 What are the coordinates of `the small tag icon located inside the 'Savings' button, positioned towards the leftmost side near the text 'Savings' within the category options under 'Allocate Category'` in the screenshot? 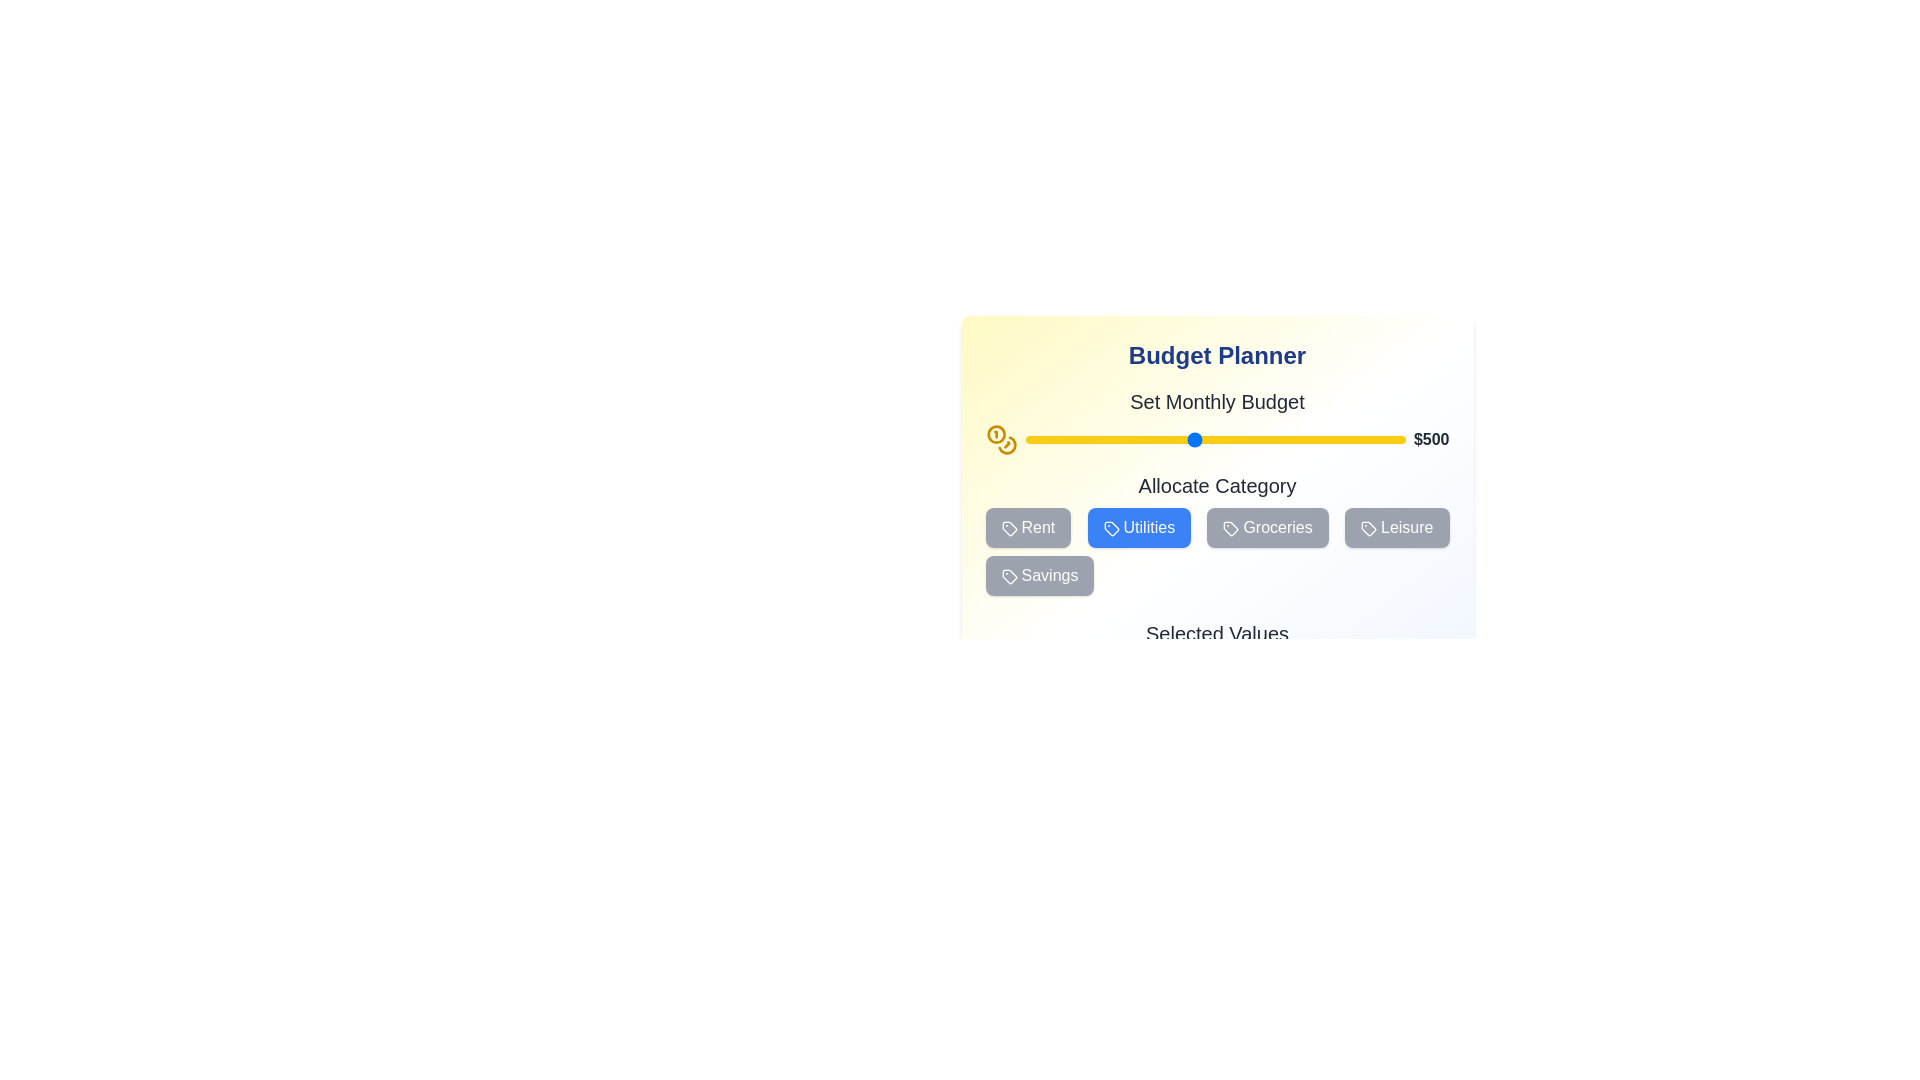 It's located at (1009, 576).